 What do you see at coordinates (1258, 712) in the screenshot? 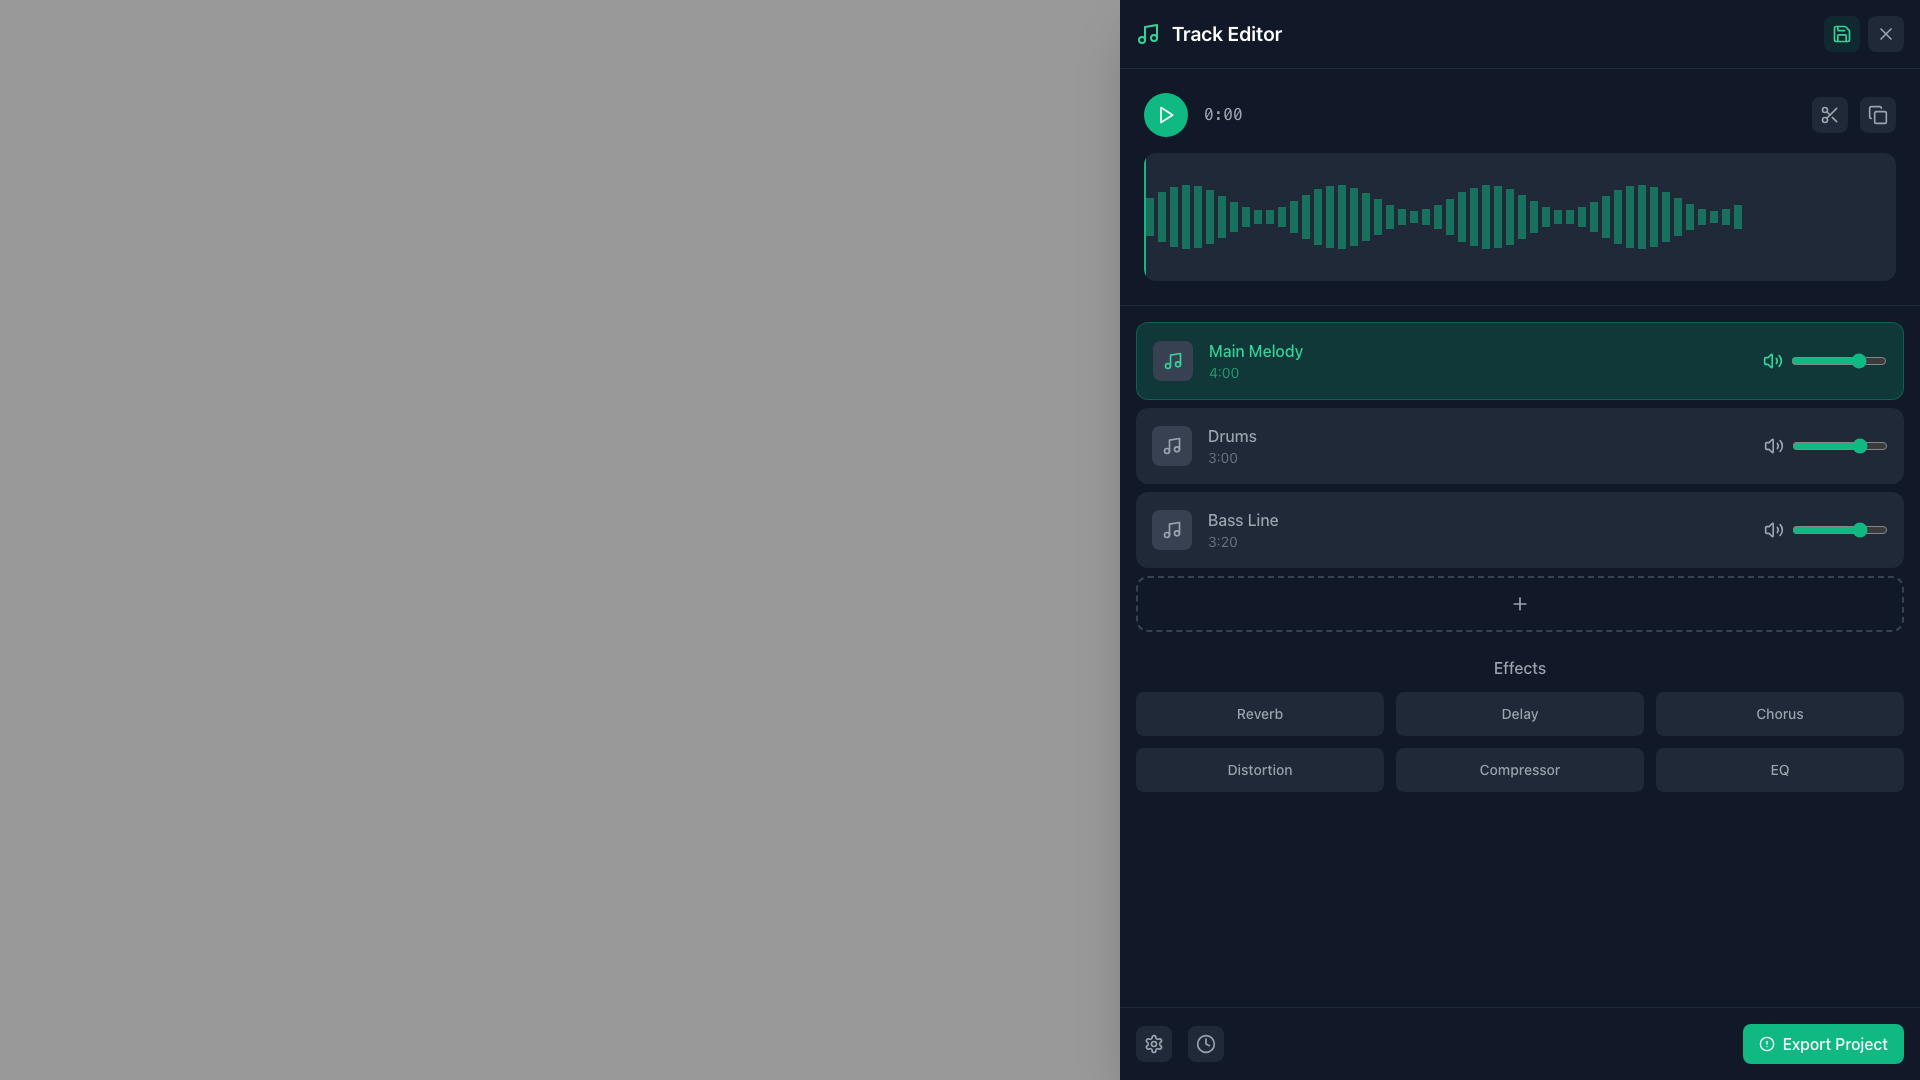
I see `the 'Reverb' button located in the top-left corner of the effects button grid` at bounding box center [1258, 712].